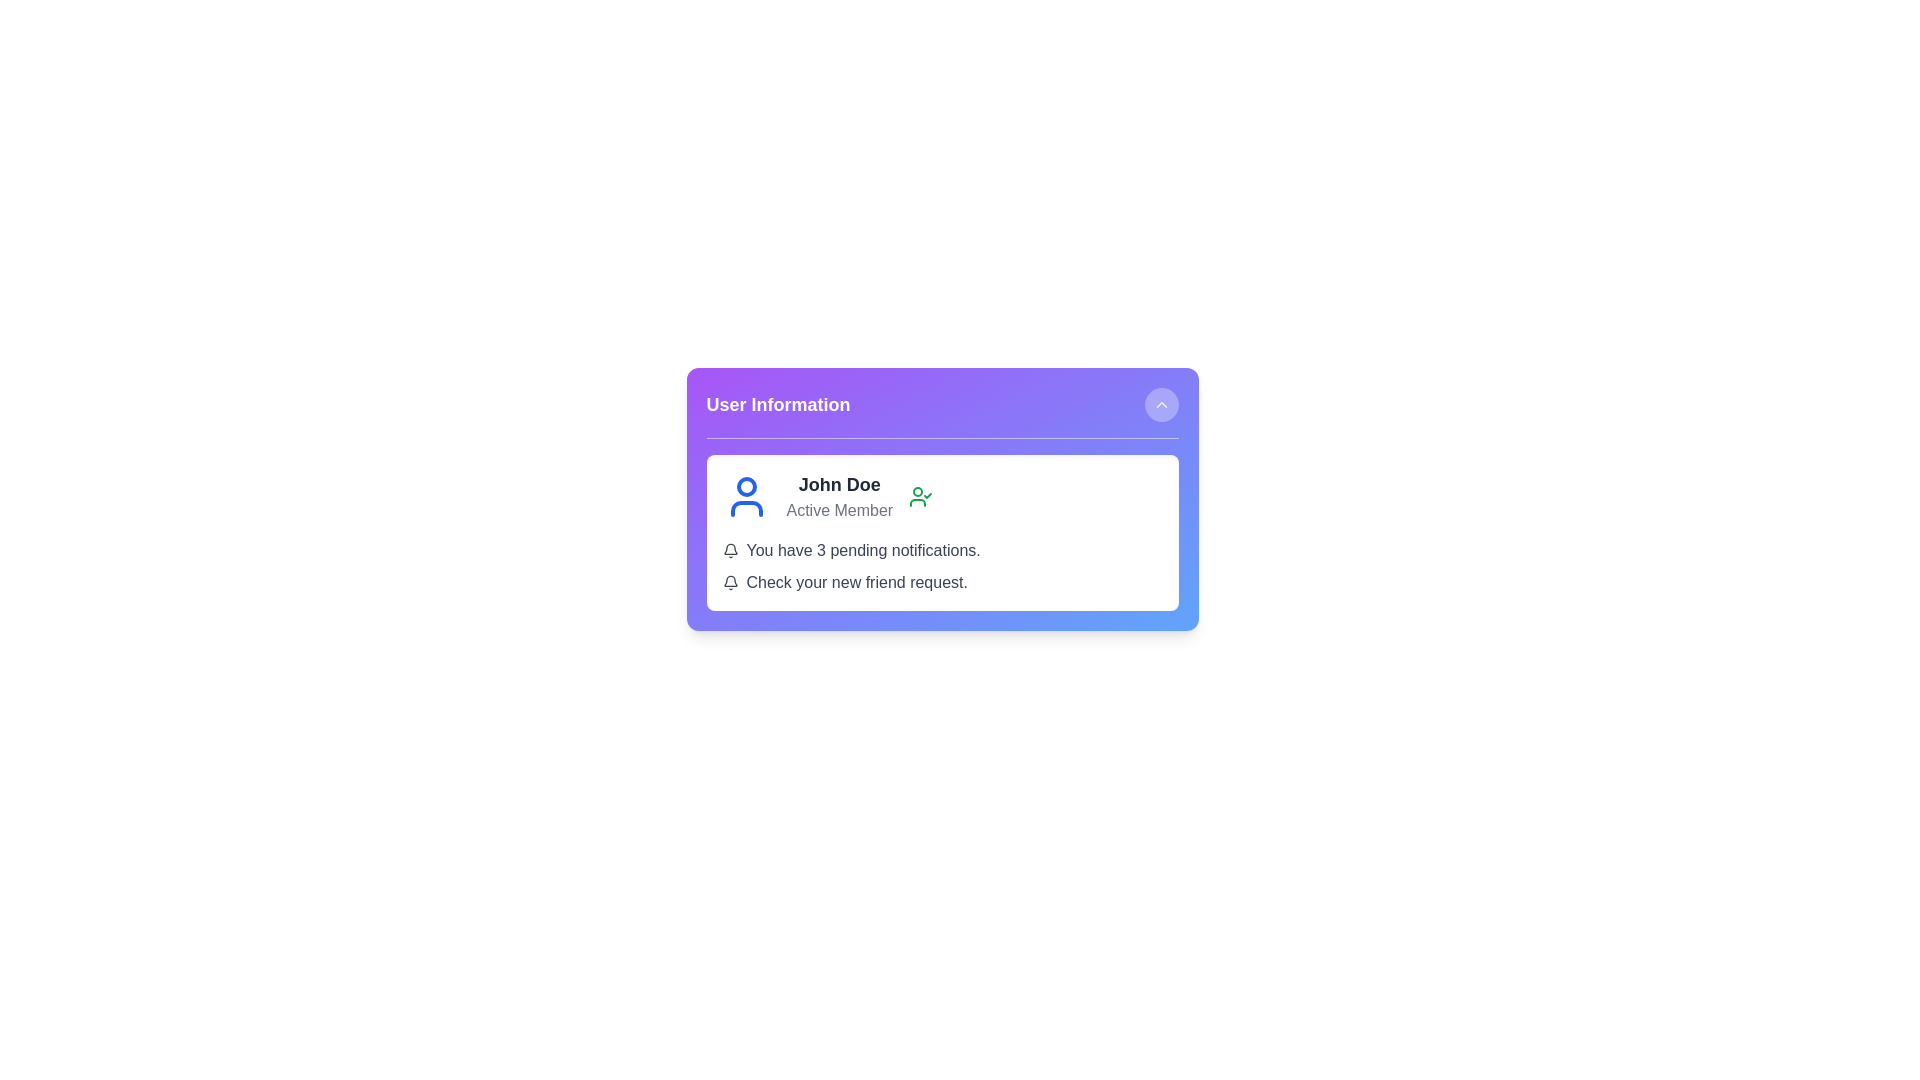  Describe the element at coordinates (745, 486) in the screenshot. I see `the circular decoration that represents the user's profile within the SVG graphic, located at the center-top of the user icon` at that location.